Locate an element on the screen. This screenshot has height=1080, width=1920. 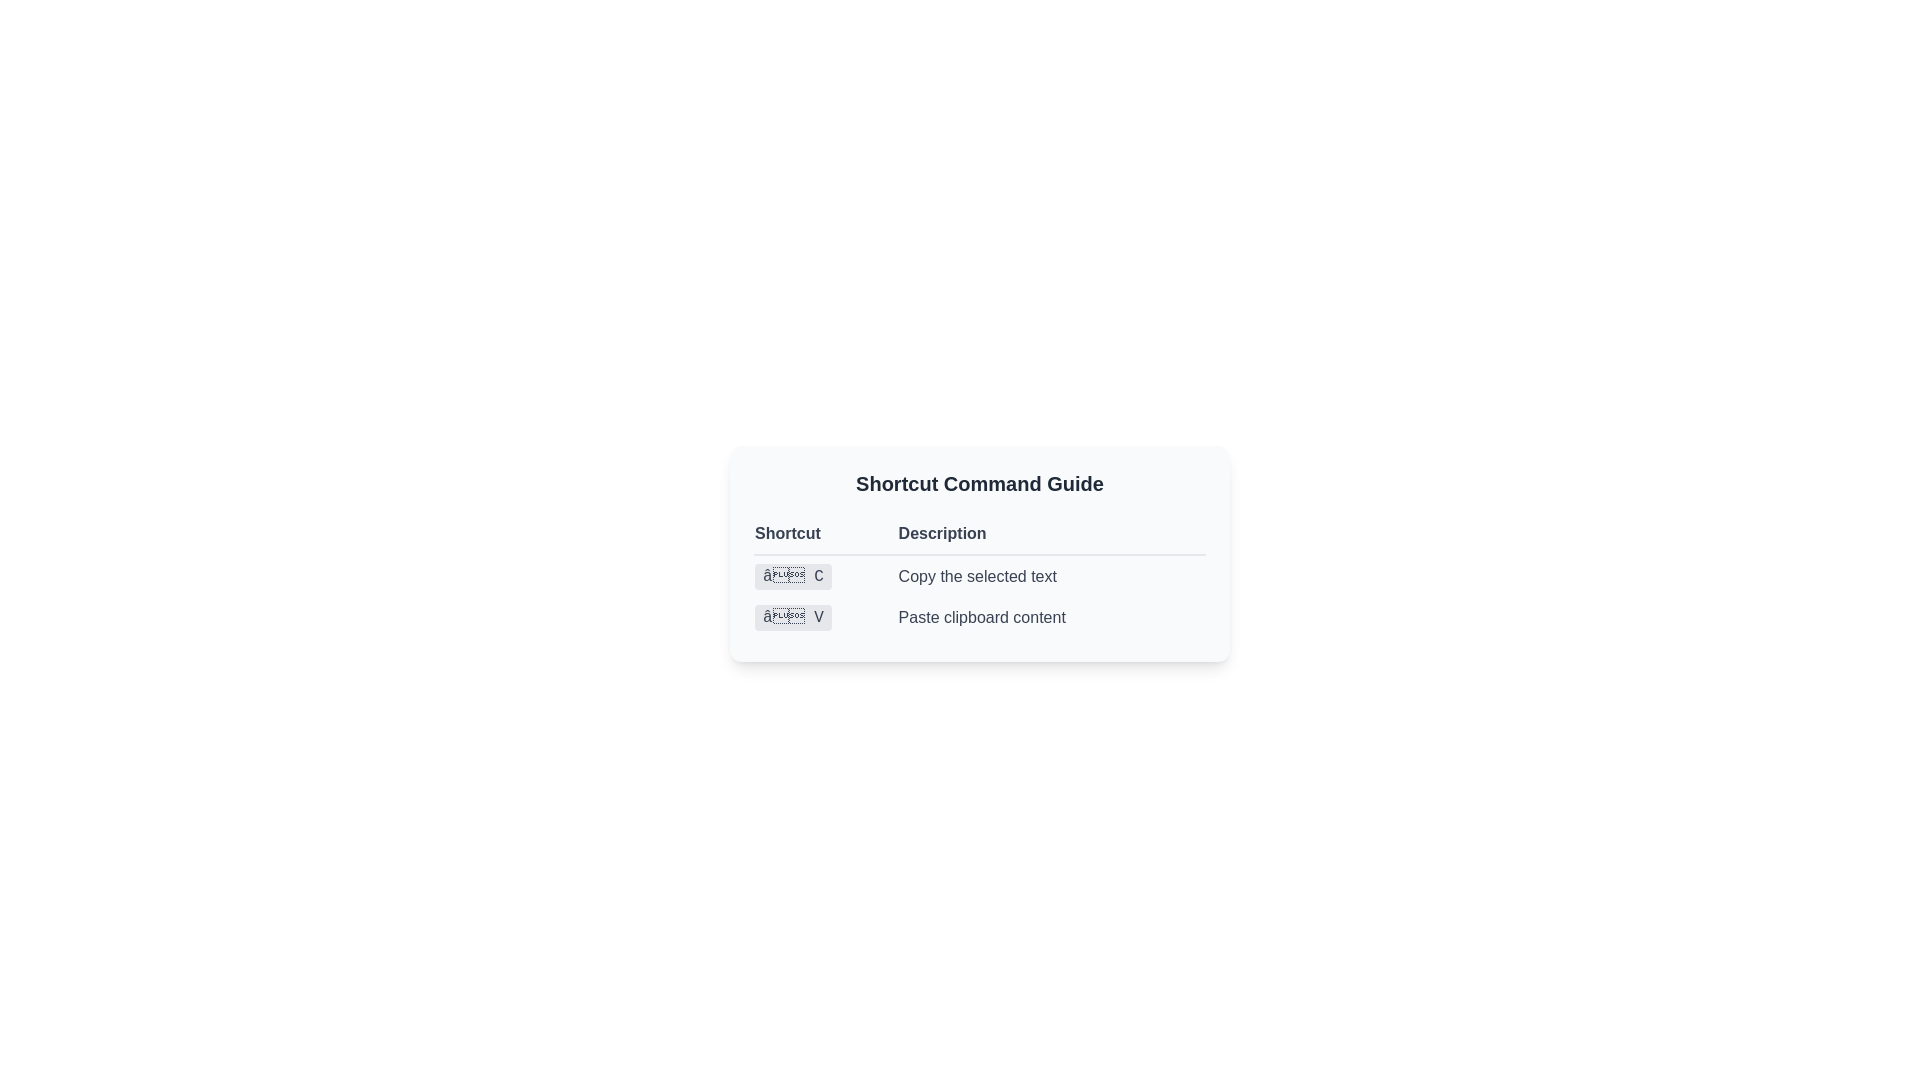
the button-like static text element containing the text 'â⌘ V', which is styled with a light gray background and rounded corners, located in the lower part of a two-row list is located at coordinates (792, 616).